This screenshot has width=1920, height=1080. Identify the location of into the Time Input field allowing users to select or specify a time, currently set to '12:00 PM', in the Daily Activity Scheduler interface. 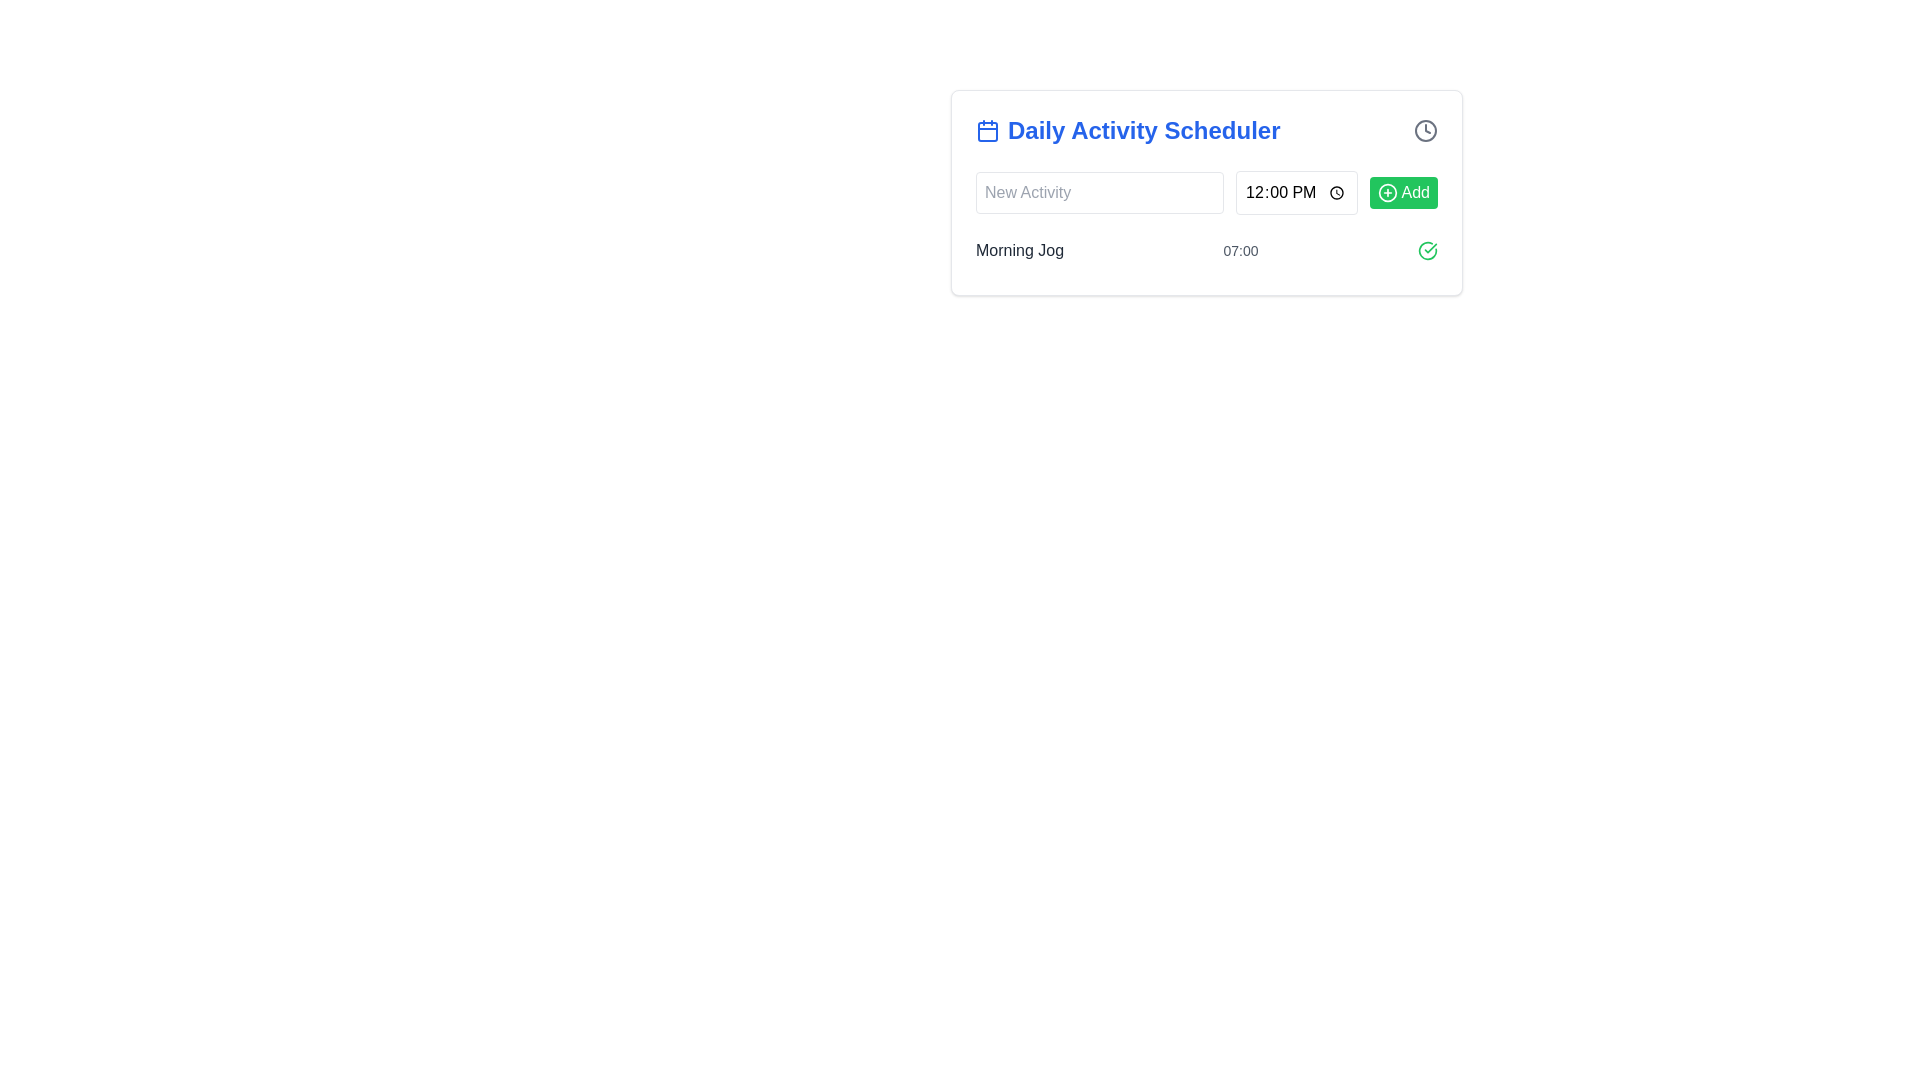
(1296, 192).